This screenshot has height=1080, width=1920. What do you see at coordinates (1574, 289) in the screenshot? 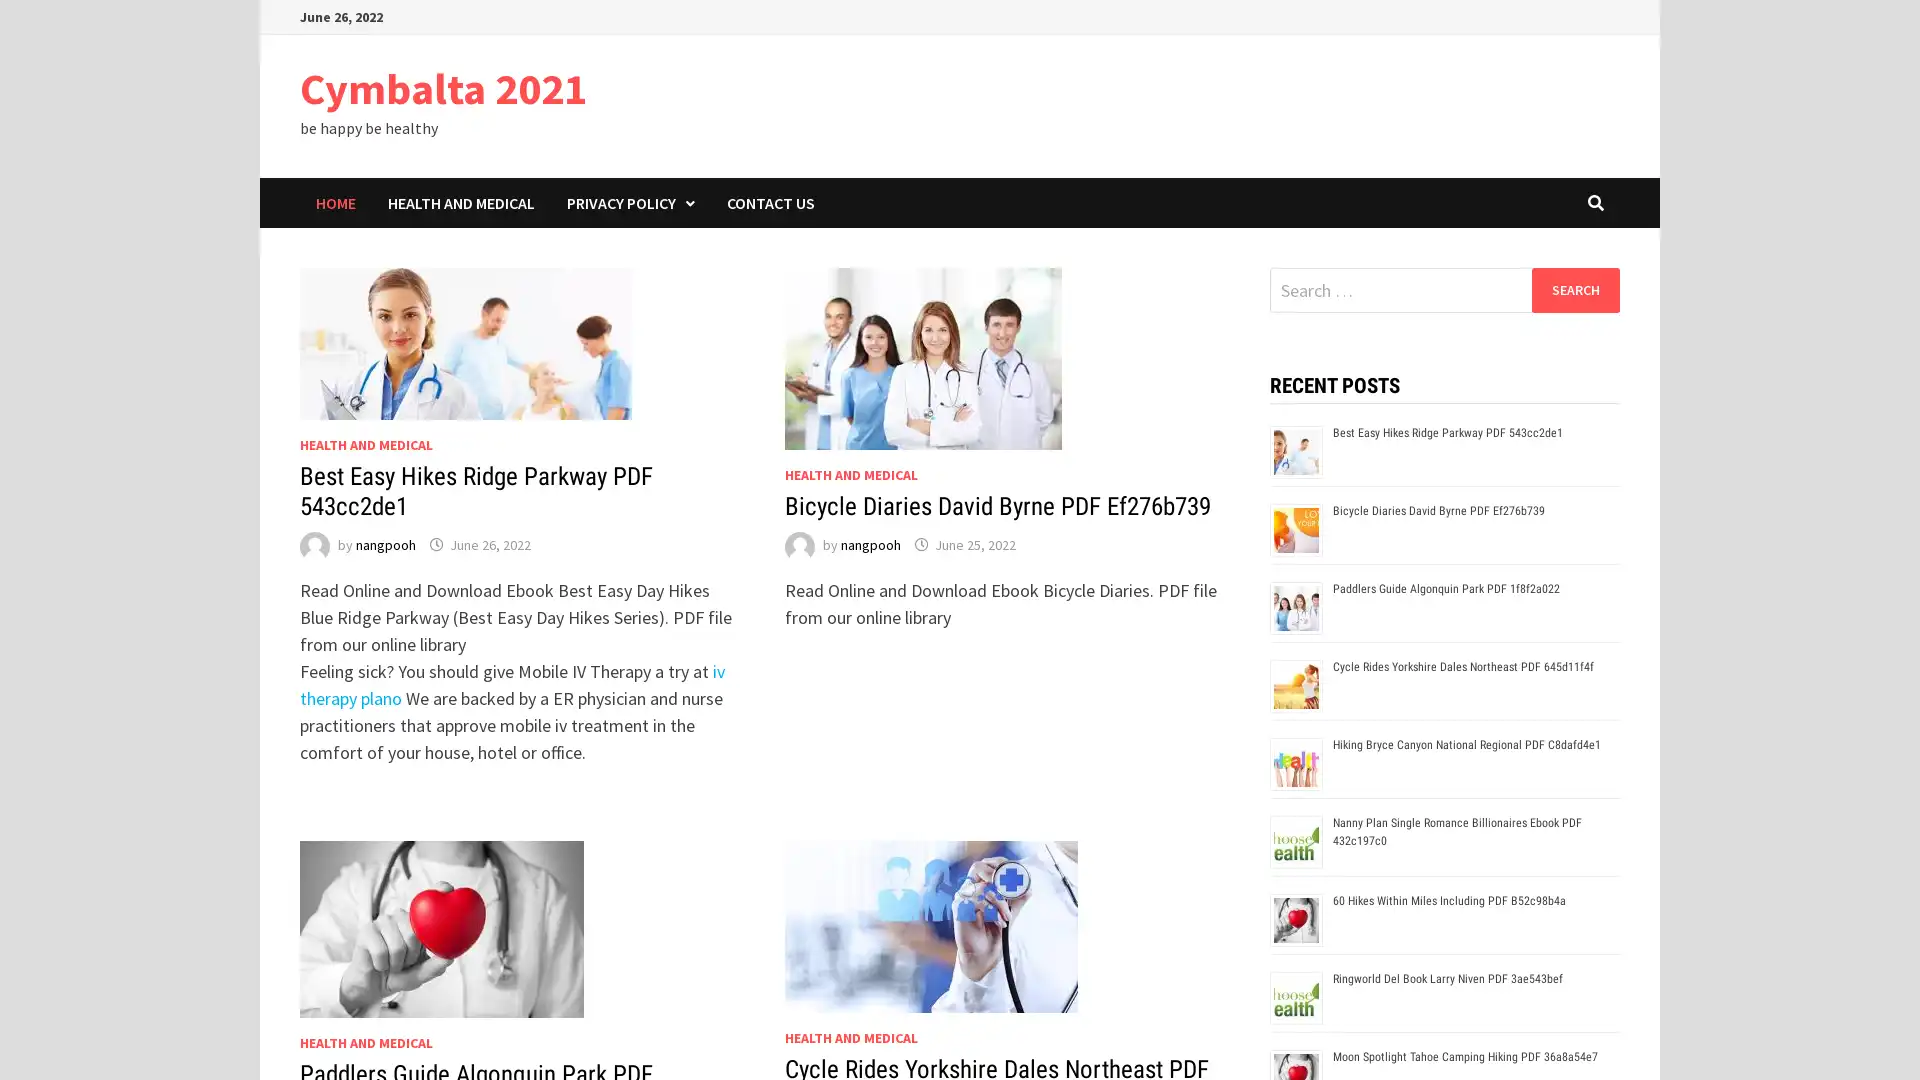
I see `Search` at bounding box center [1574, 289].